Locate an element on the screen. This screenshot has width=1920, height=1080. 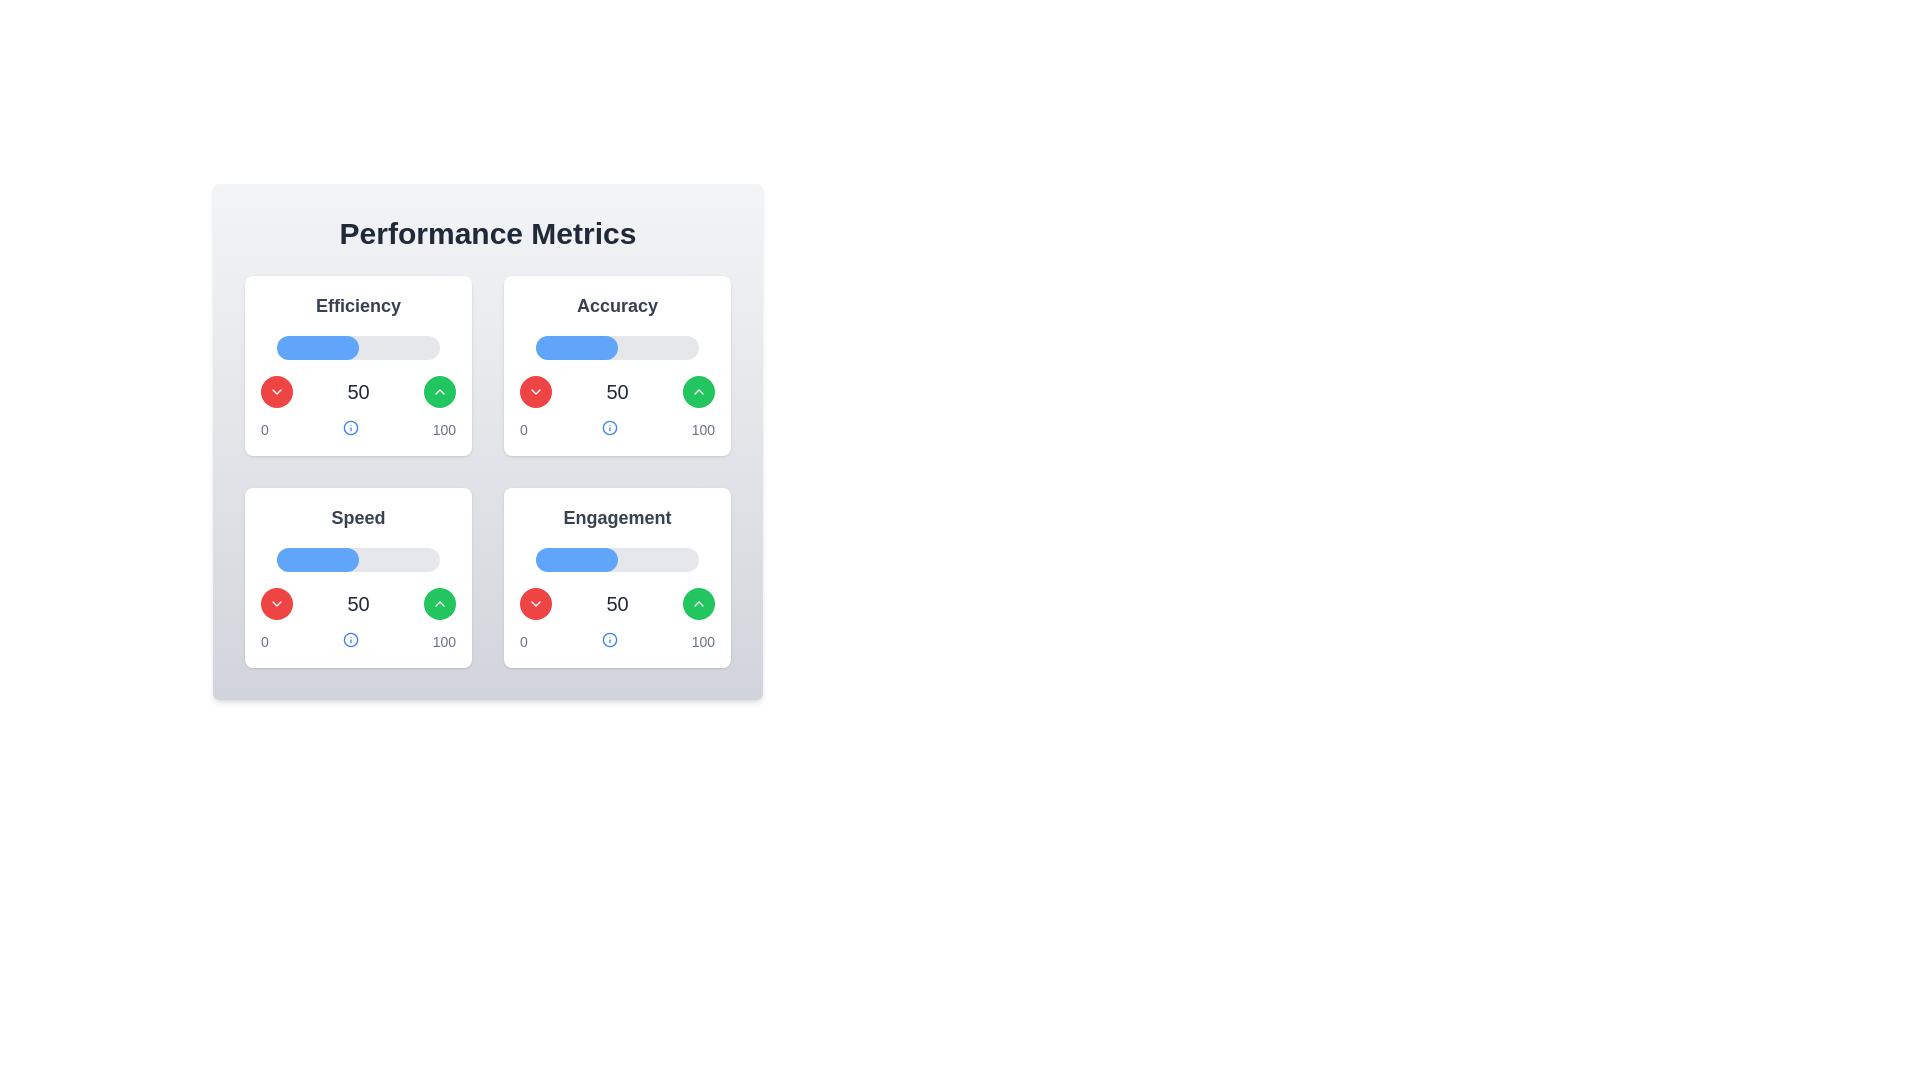
the chevron-up icon button styled with a green circular button in the 'Accuracy' section of the 'Performance Metrics' grid layout to increase the accuracy value is located at coordinates (439, 392).